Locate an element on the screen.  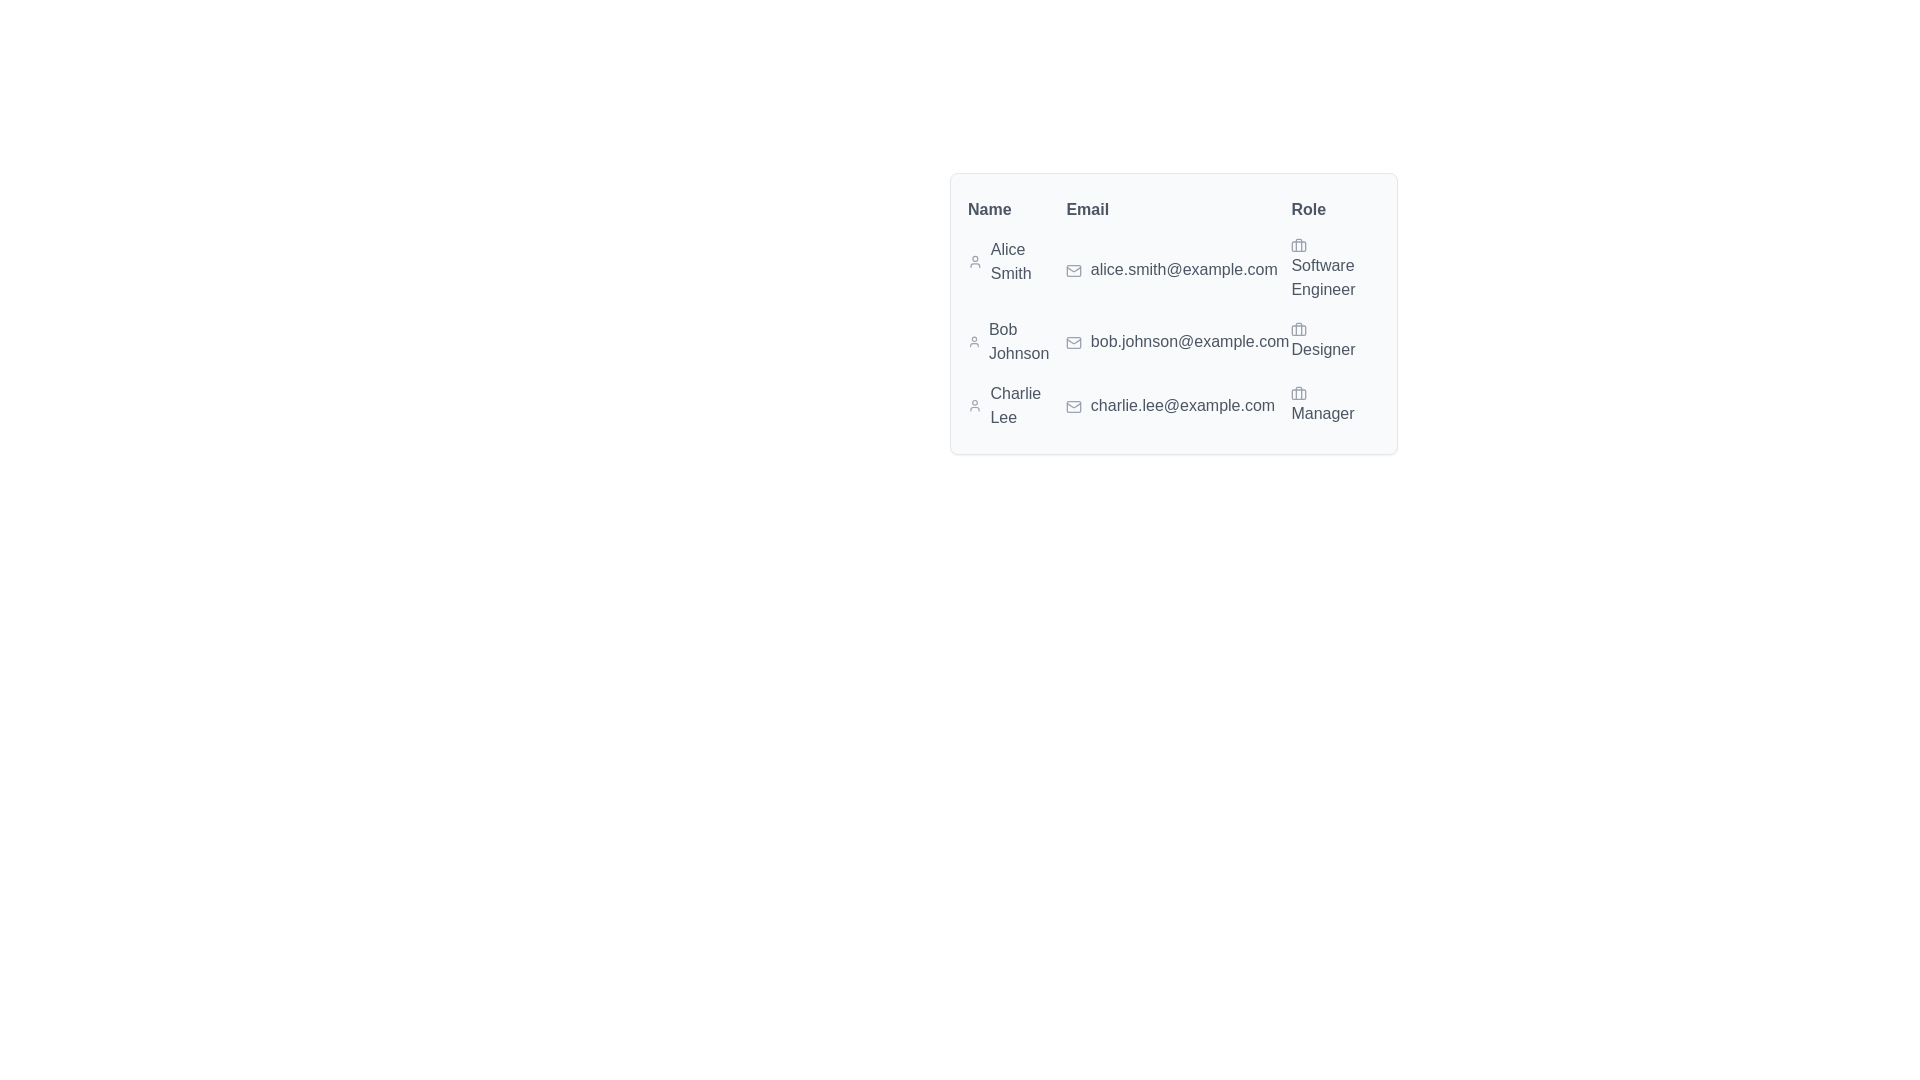
email address 'charlie.lee@example.com' displayed in the Static text element located in the 'Email' column next to Charlie Lee's name is located at coordinates (1177, 405).